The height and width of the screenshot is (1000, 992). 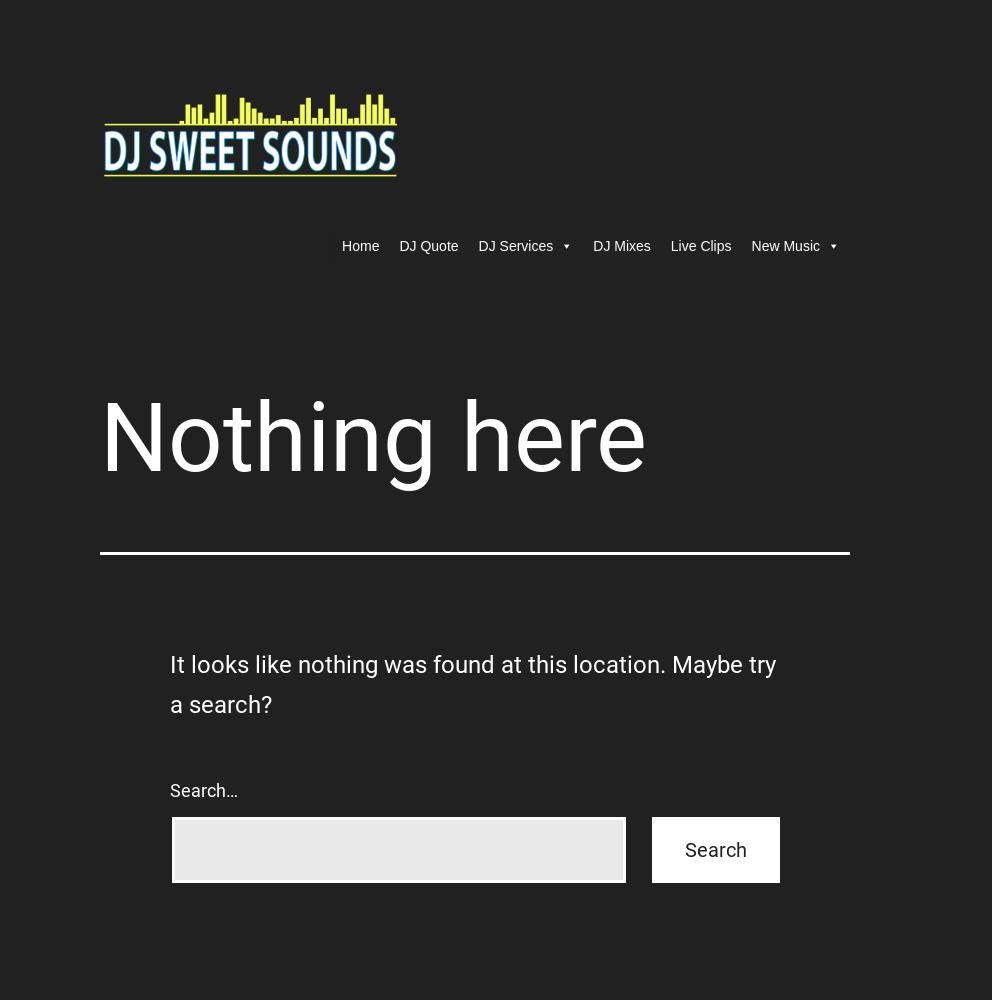 I want to click on 'Service Area', so click(x=515, y=327).